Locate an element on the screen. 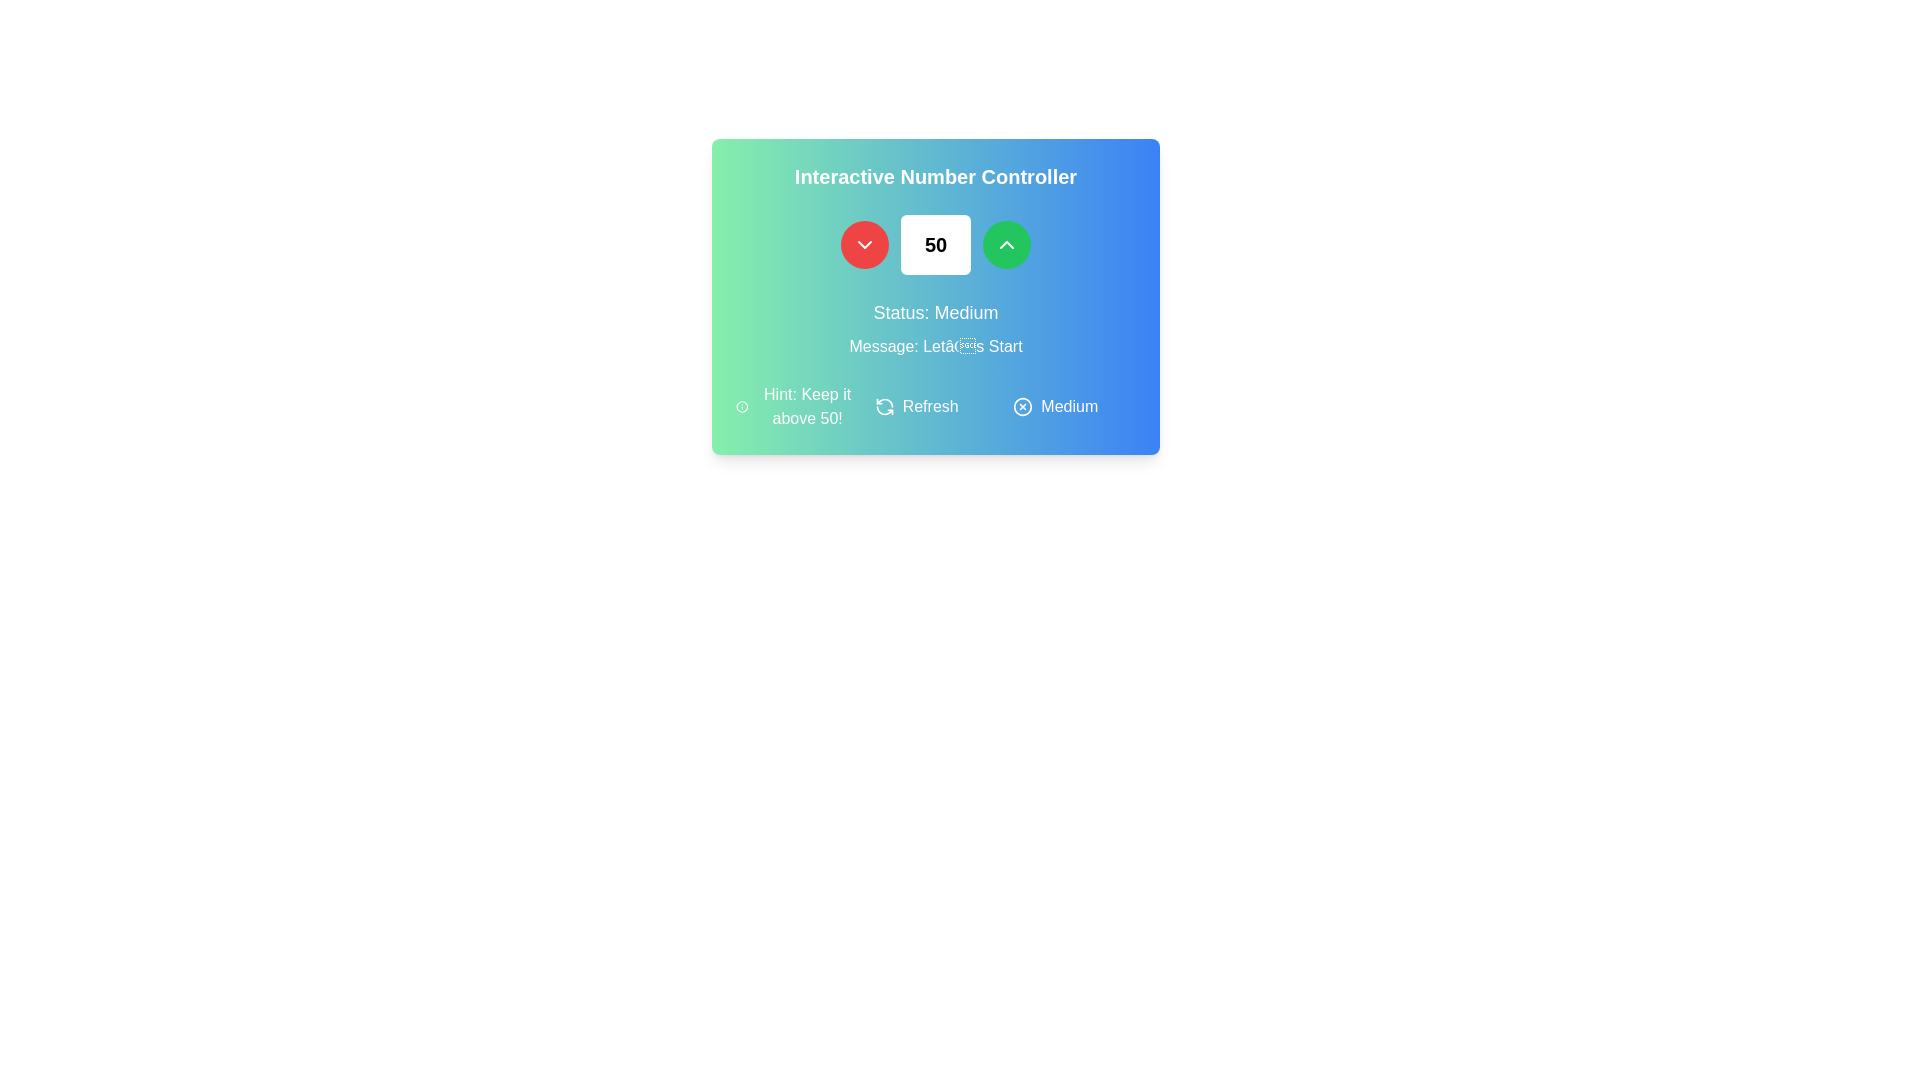 This screenshot has height=1080, width=1920. the numeric value display box located between a red button with a downward arrow and a green button with an upward arrow is located at coordinates (935, 244).